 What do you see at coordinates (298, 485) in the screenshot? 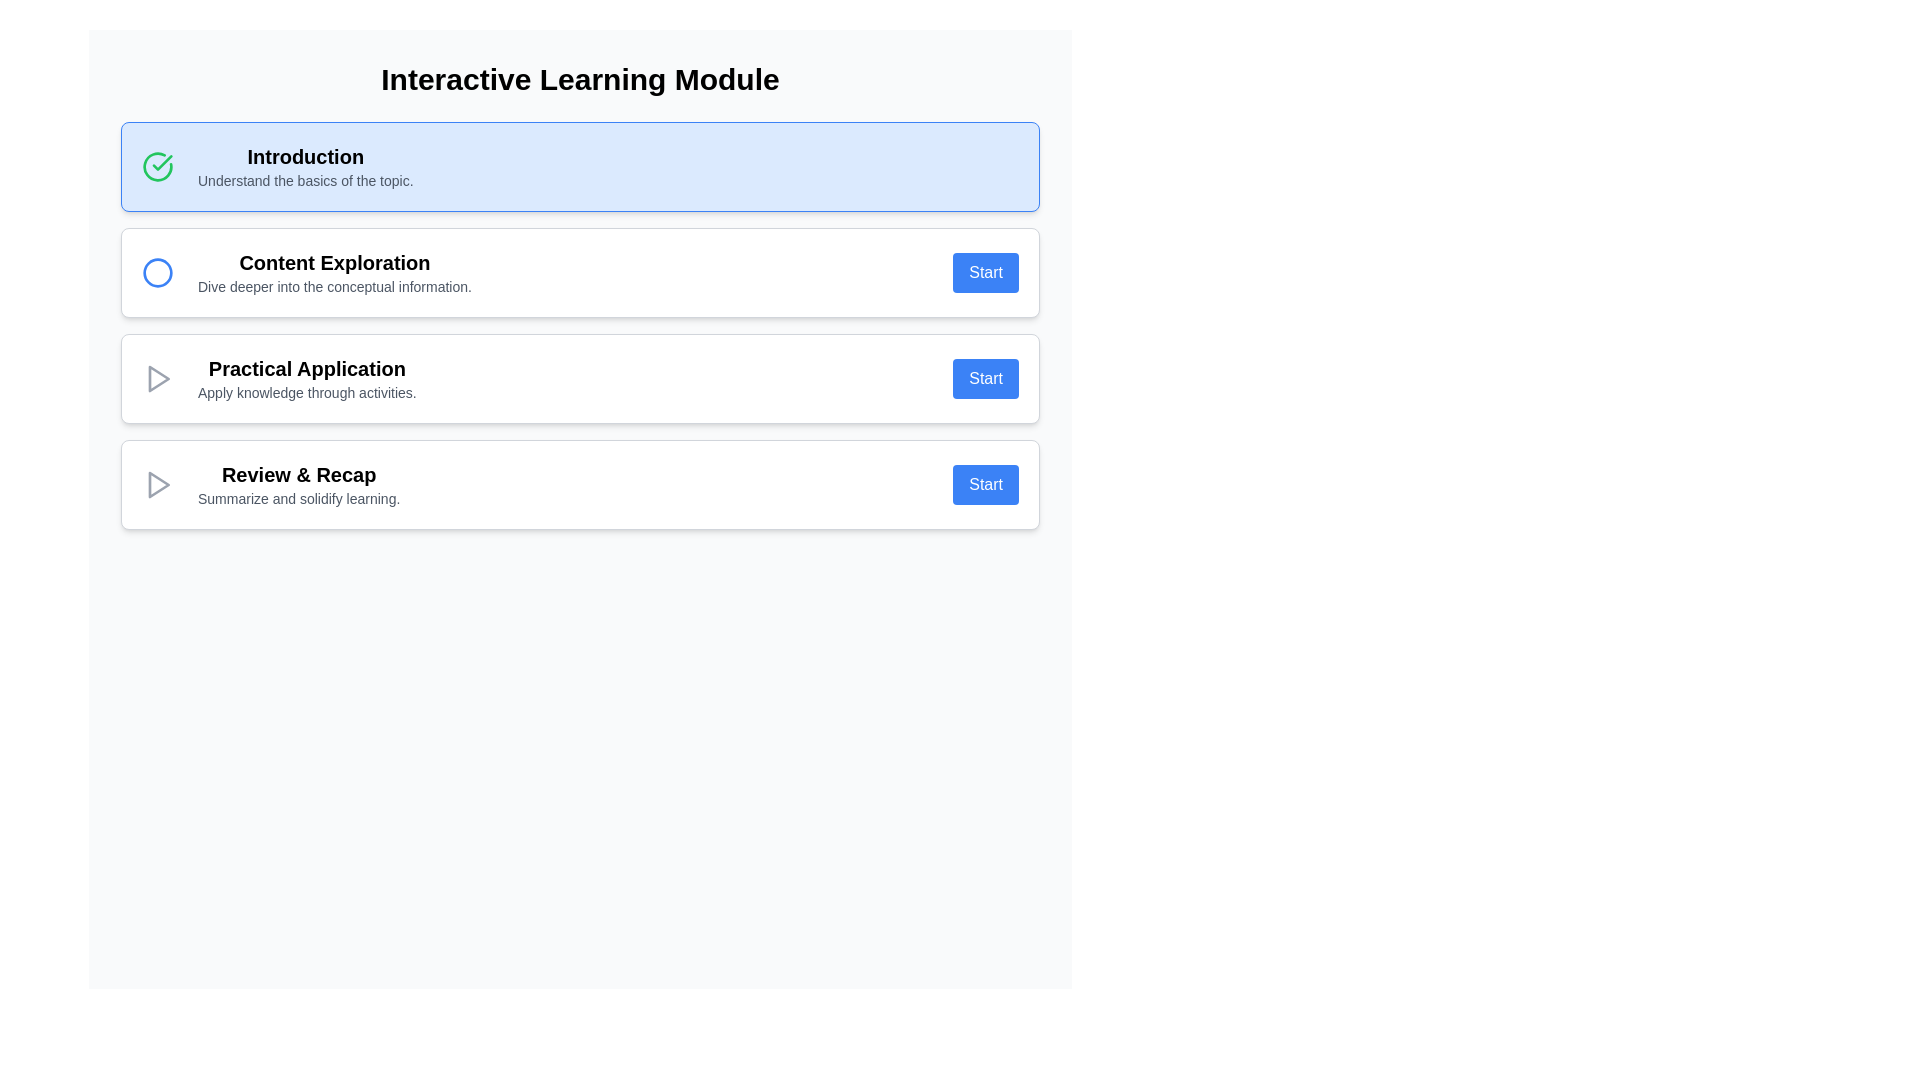
I see `the 'Review & Recap' text element, which is the third module description in the list, positioned between 'Practical Application' and the blue 'Start' button` at bounding box center [298, 485].